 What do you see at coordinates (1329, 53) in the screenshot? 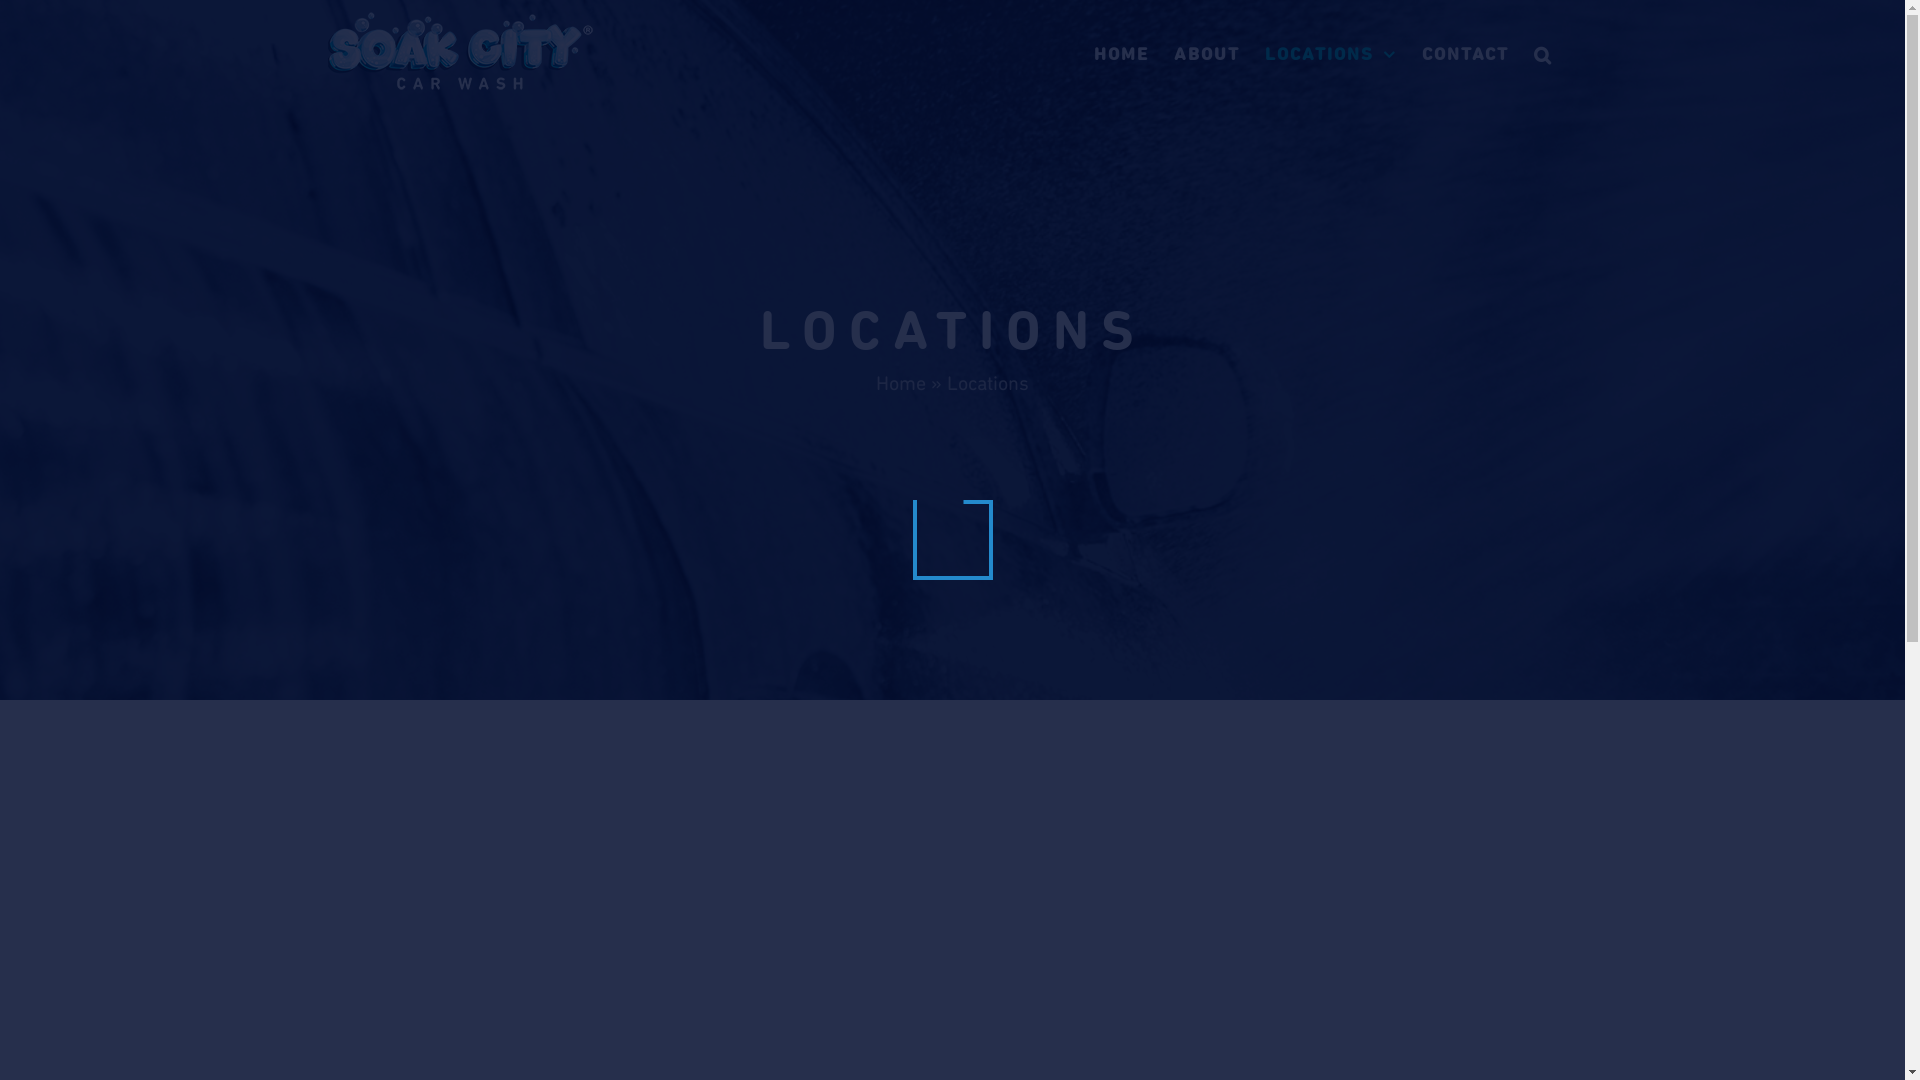
I see `'LOCATIONS'` at bounding box center [1329, 53].